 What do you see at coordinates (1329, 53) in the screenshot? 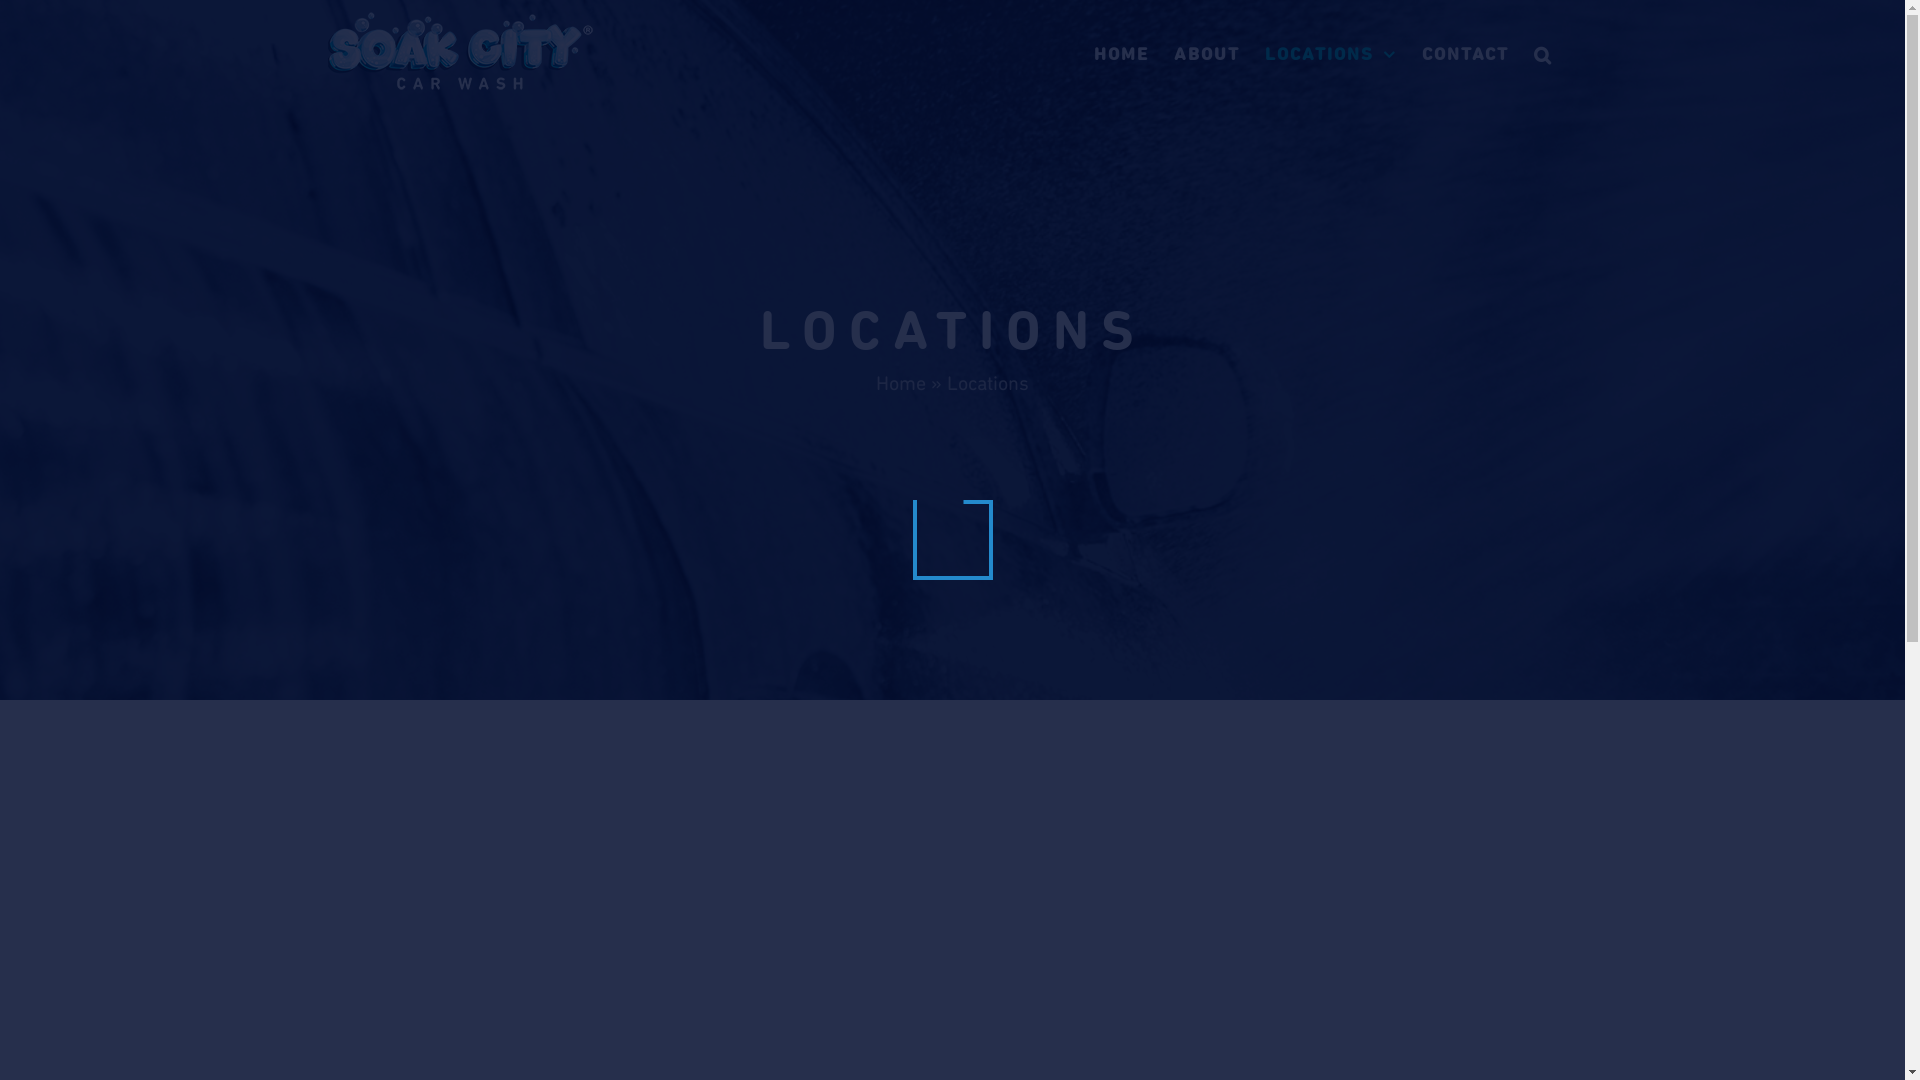
I see `'LOCATIONS'` at bounding box center [1329, 53].